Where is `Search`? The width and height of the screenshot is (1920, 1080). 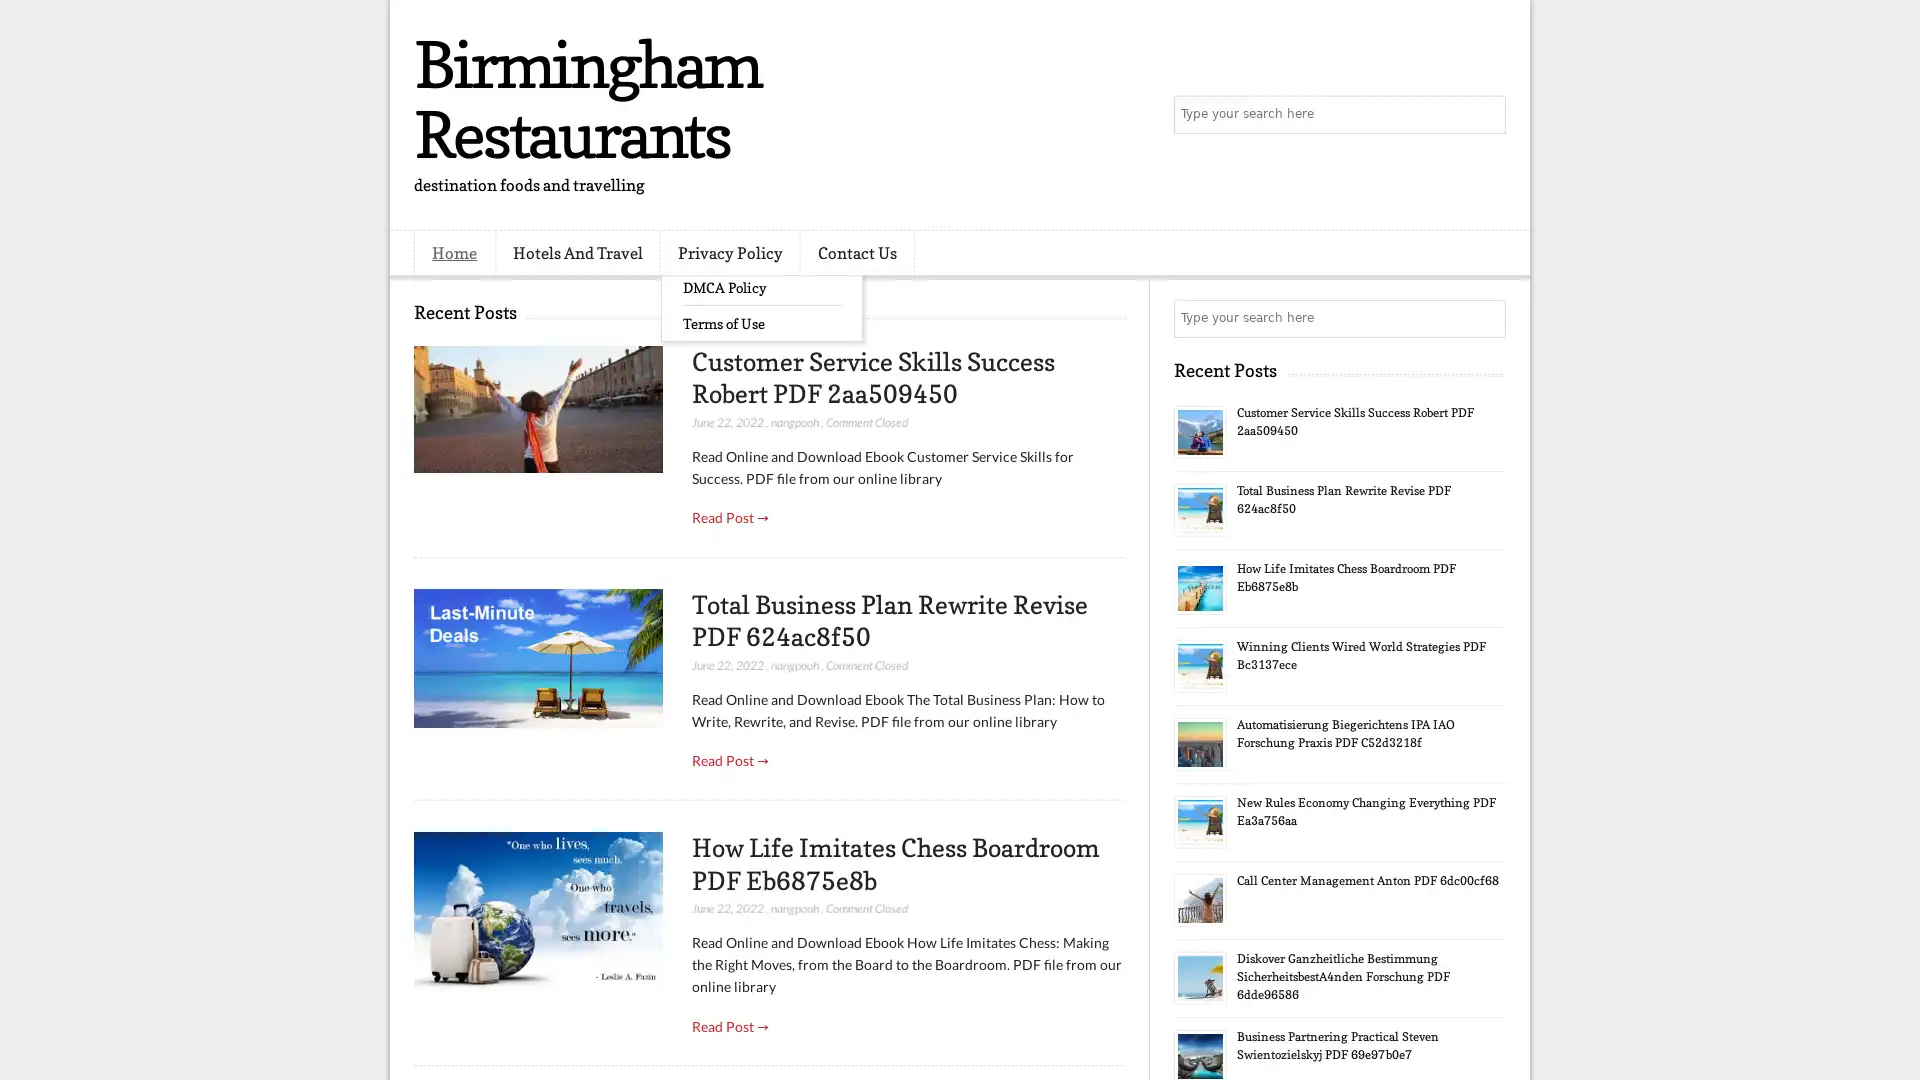 Search is located at coordinates (1485, 318).